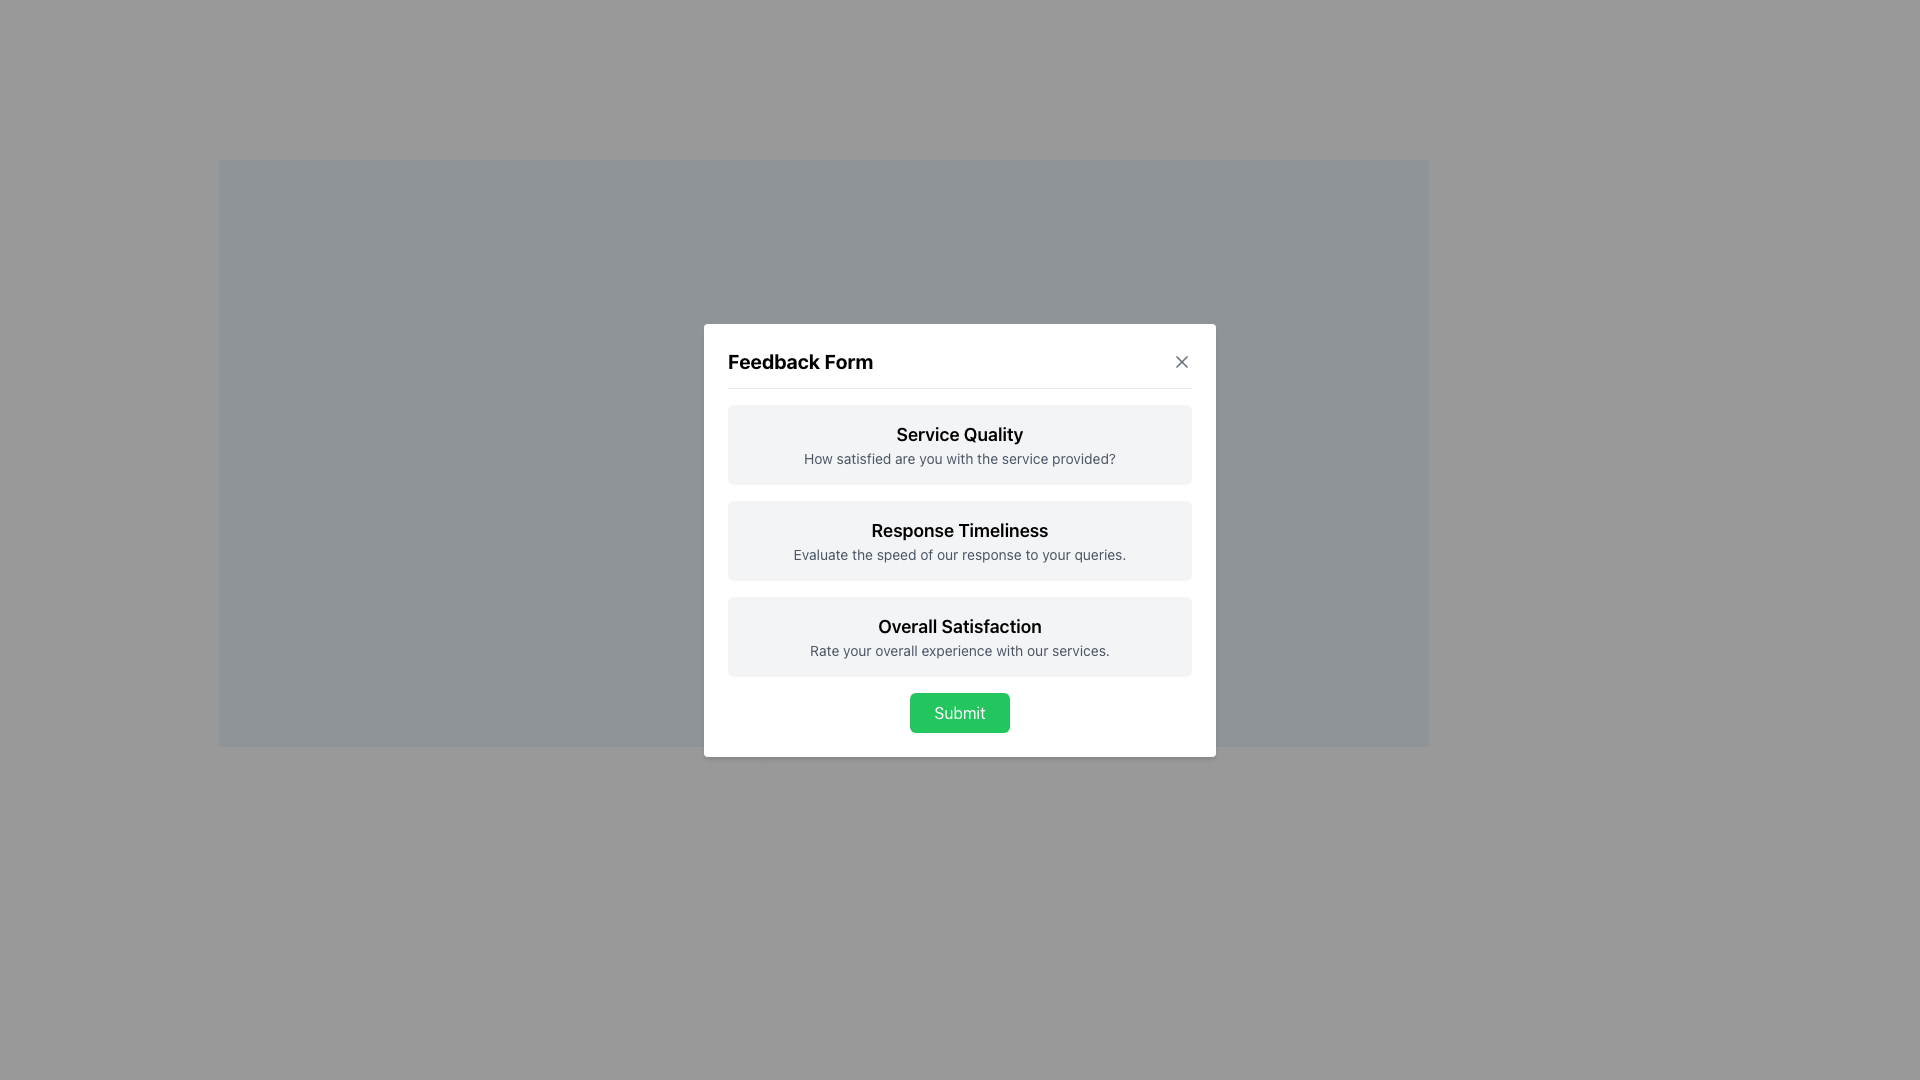 The width and height of the screenshot is (1920, 1080). I want to click on the Informative block titled 'Response Timeliness' that contains the text 'Evaluate the speed of our response to your queries.', so click(960, 540).